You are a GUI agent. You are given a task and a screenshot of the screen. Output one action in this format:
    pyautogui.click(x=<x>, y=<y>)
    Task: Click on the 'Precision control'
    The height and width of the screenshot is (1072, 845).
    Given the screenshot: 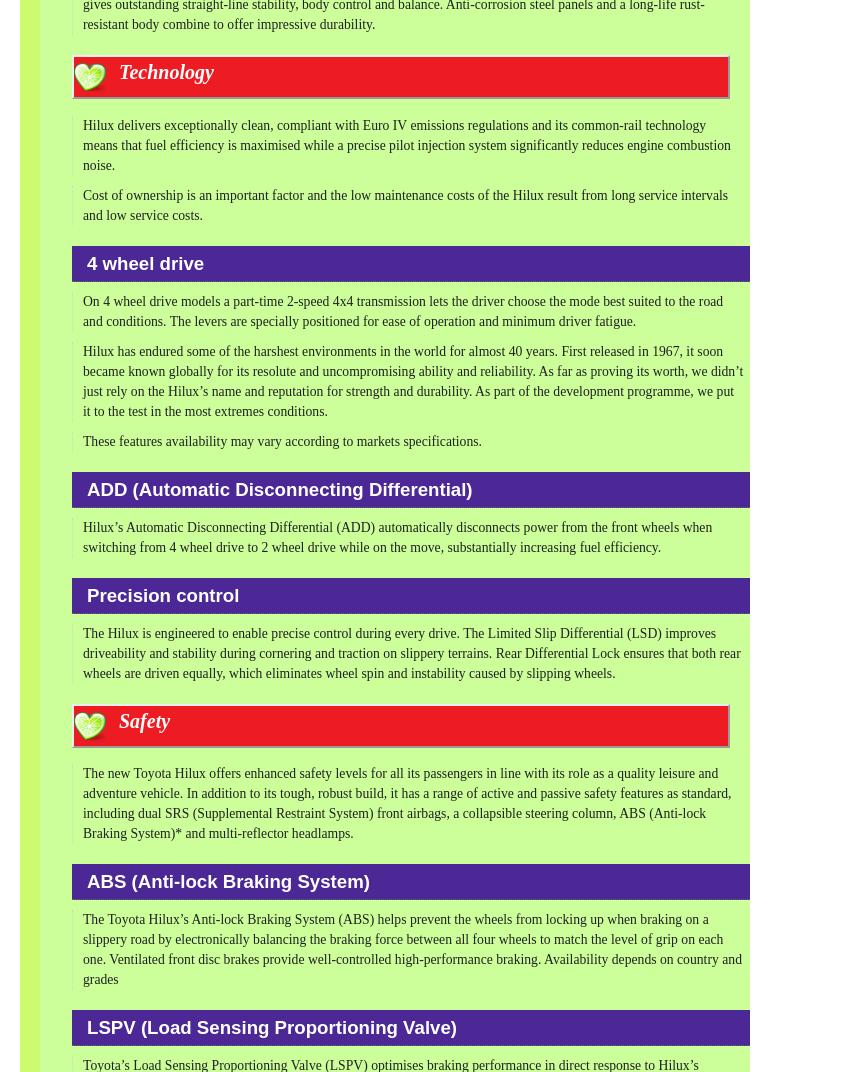 What is the action you would take?
    pyautogui.click(x=163, y=593)
    